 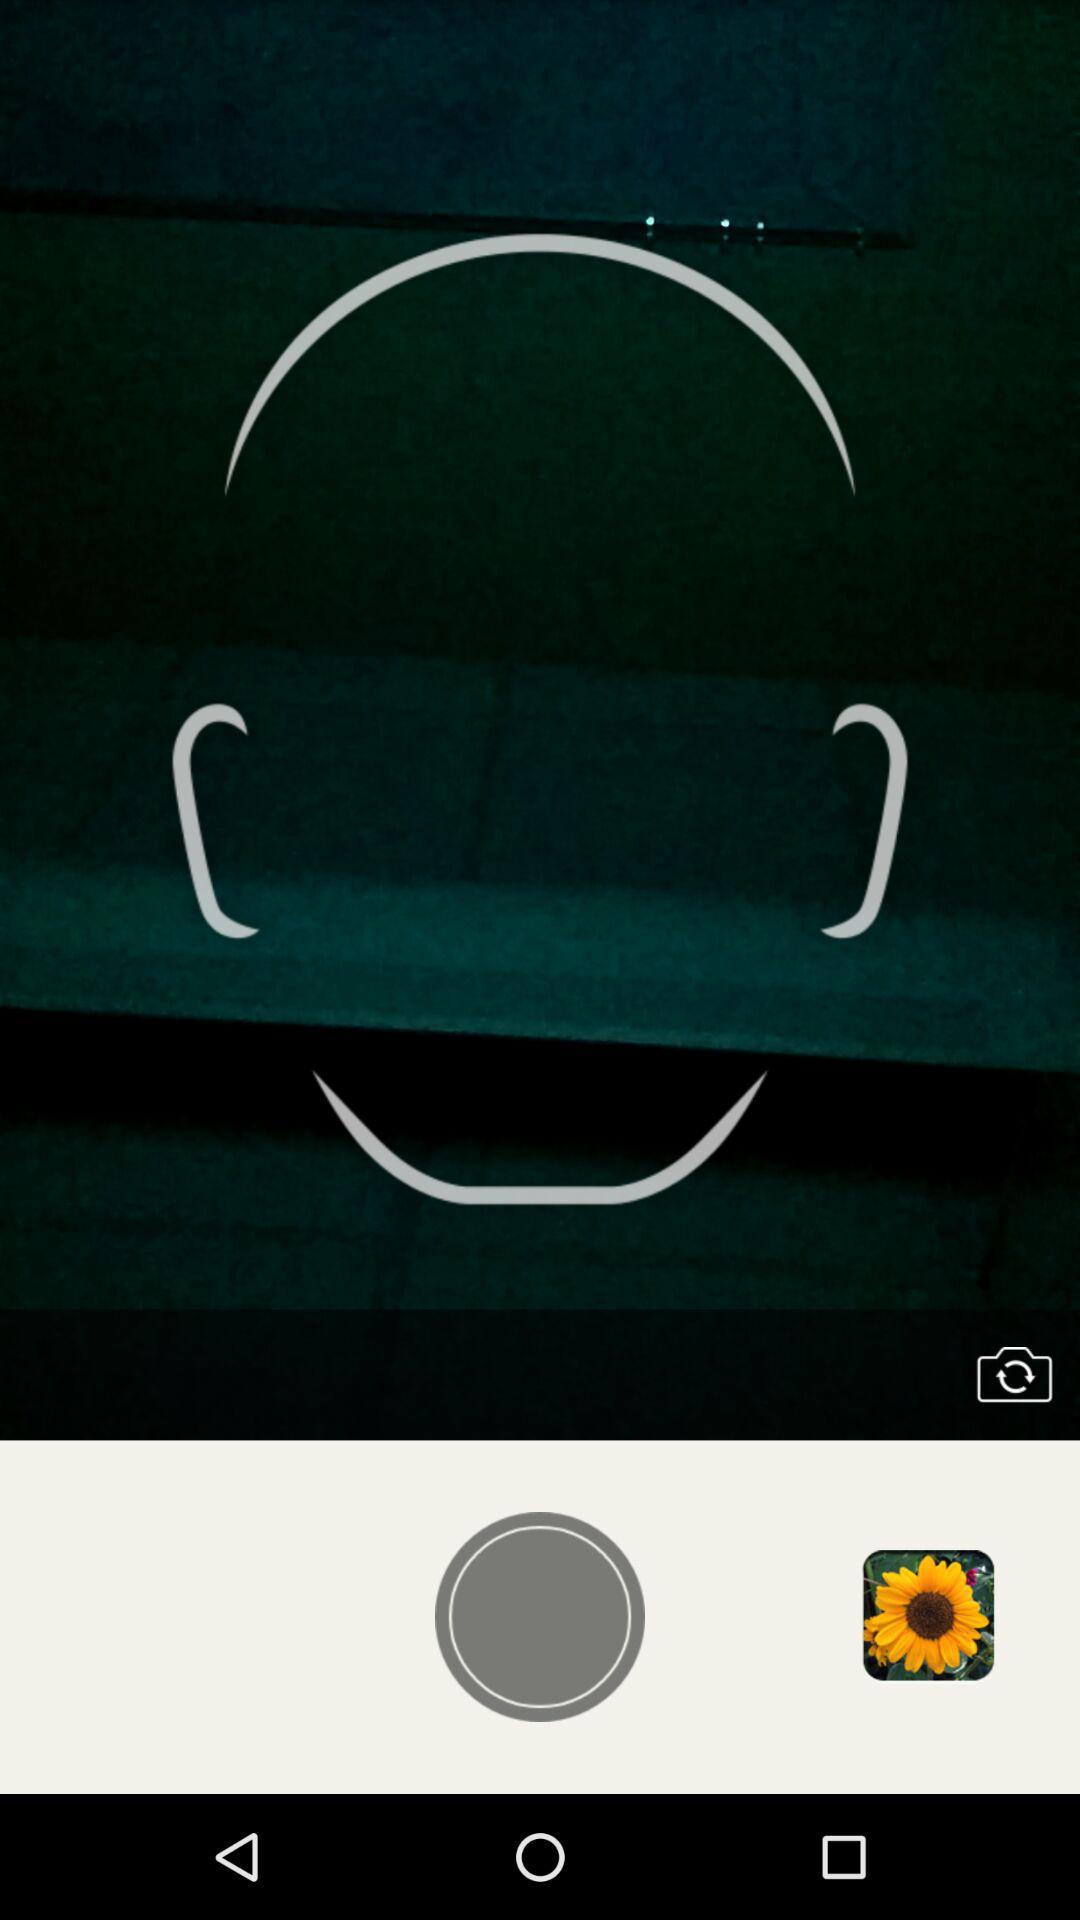 What do you see at coordinates (1014, 1471) in the screenshot?
I see `the photo icon` at bounding box center [1014, 1471].